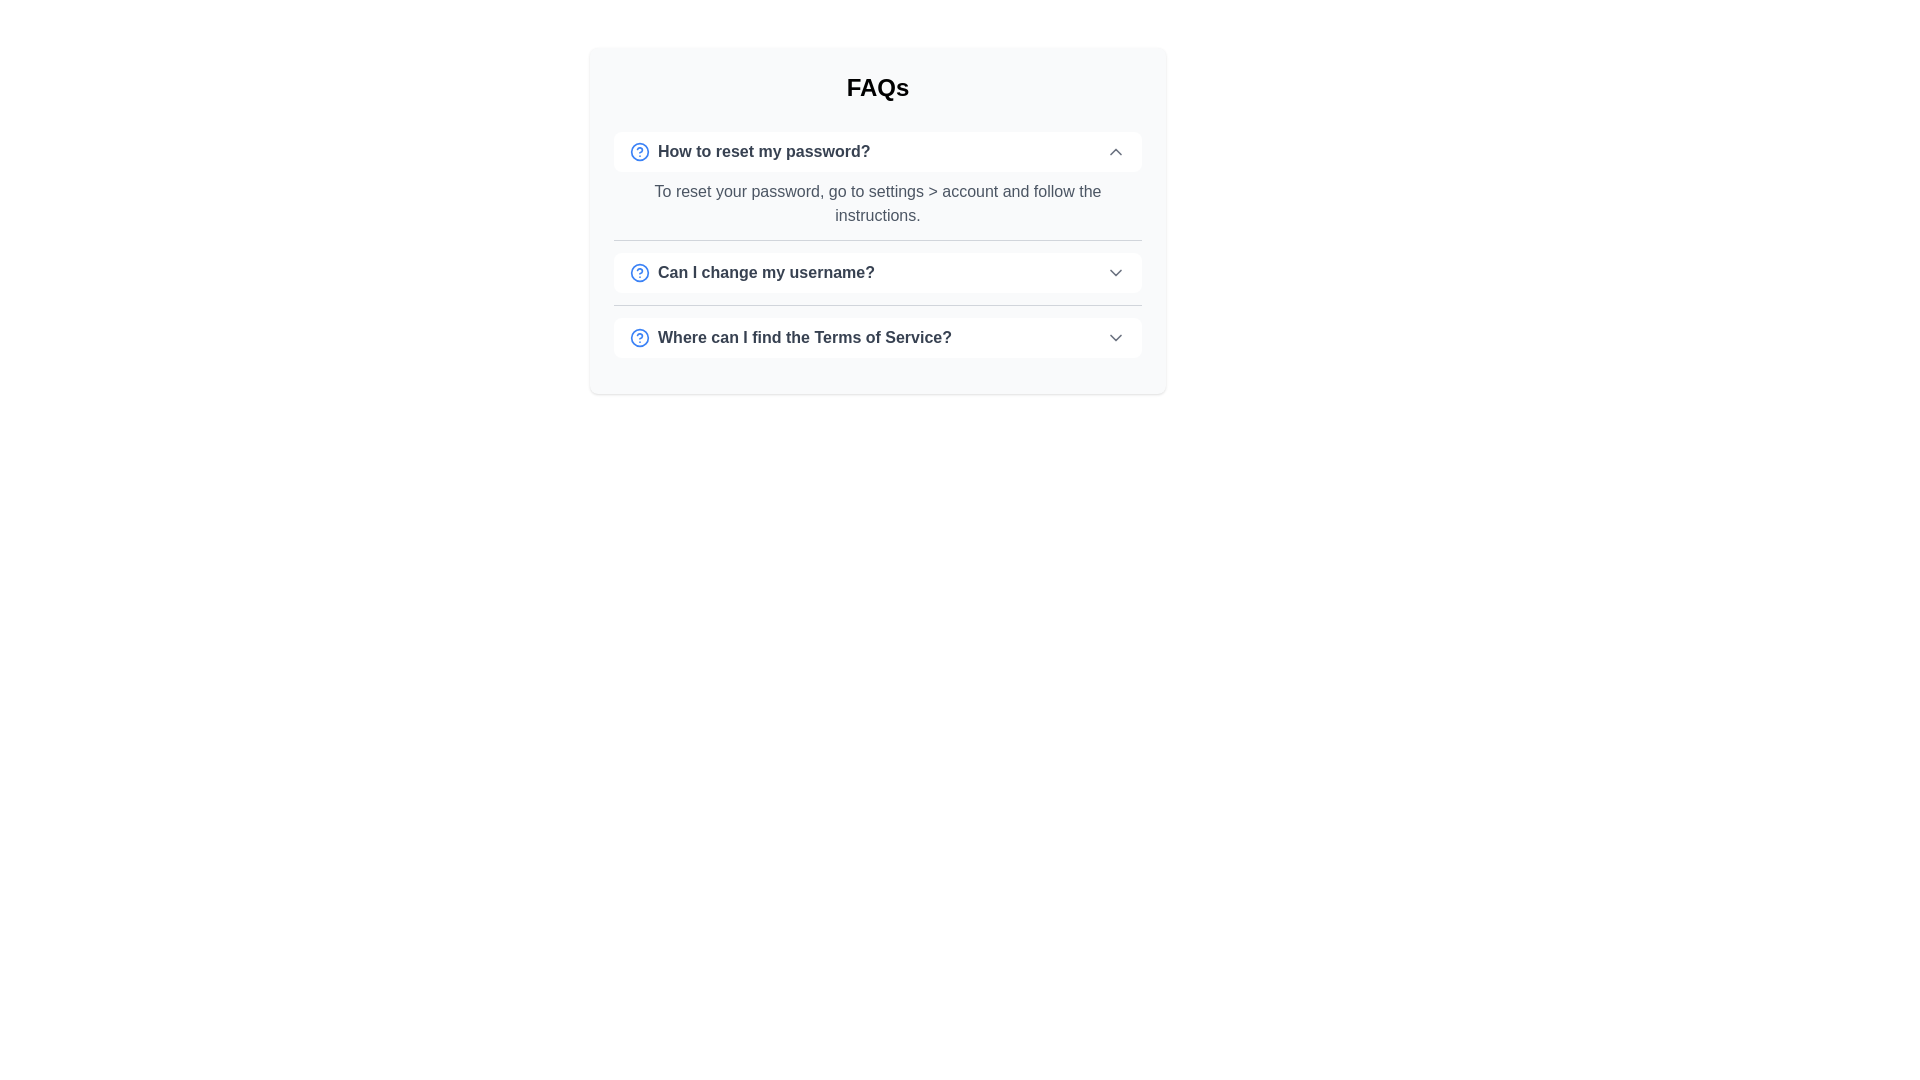 This screenshot has width=1920, height=1080. Describe the element at coordinates (751, 273) in the screenshot. I see `the Text Label indicating the subject of the second FAQ item, which is positioned between the 'How to reset my password?' and 'Where can I find the Terms of Service?' FAQ items` at that location.